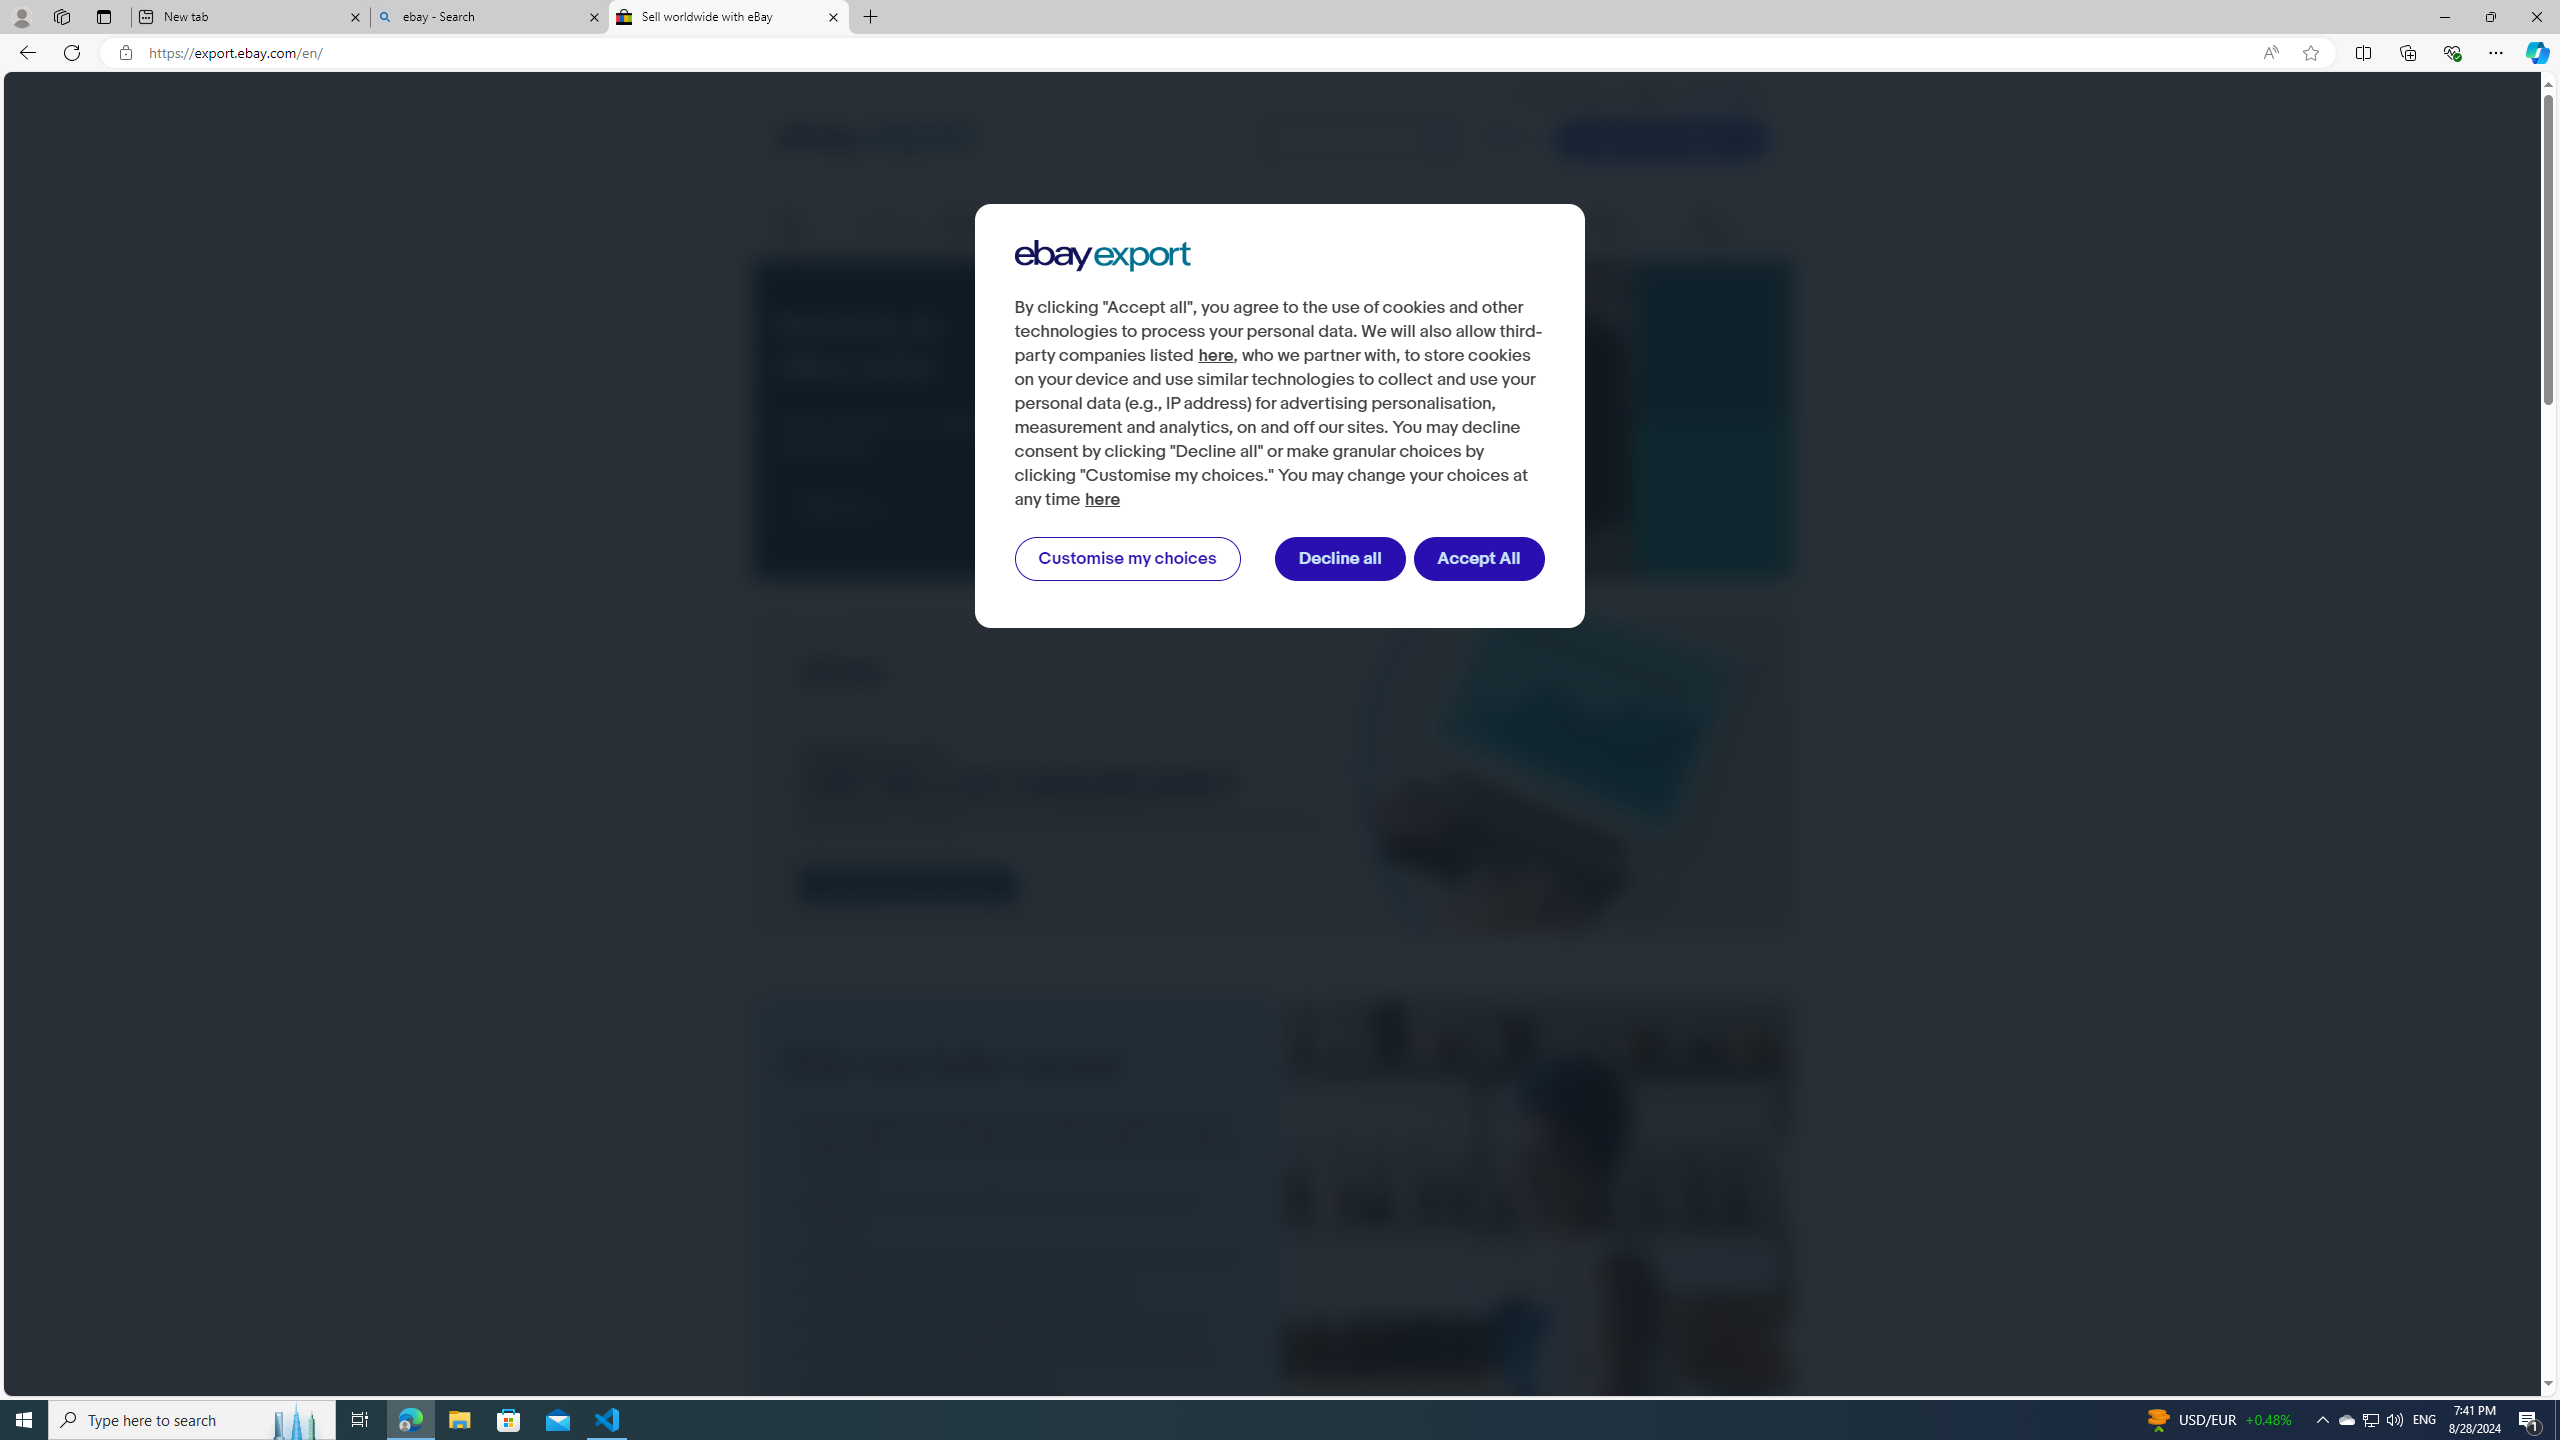 The image size is (2560, 1440). I want to click on 'Sell worldwide with eBay', so click(729, 16).